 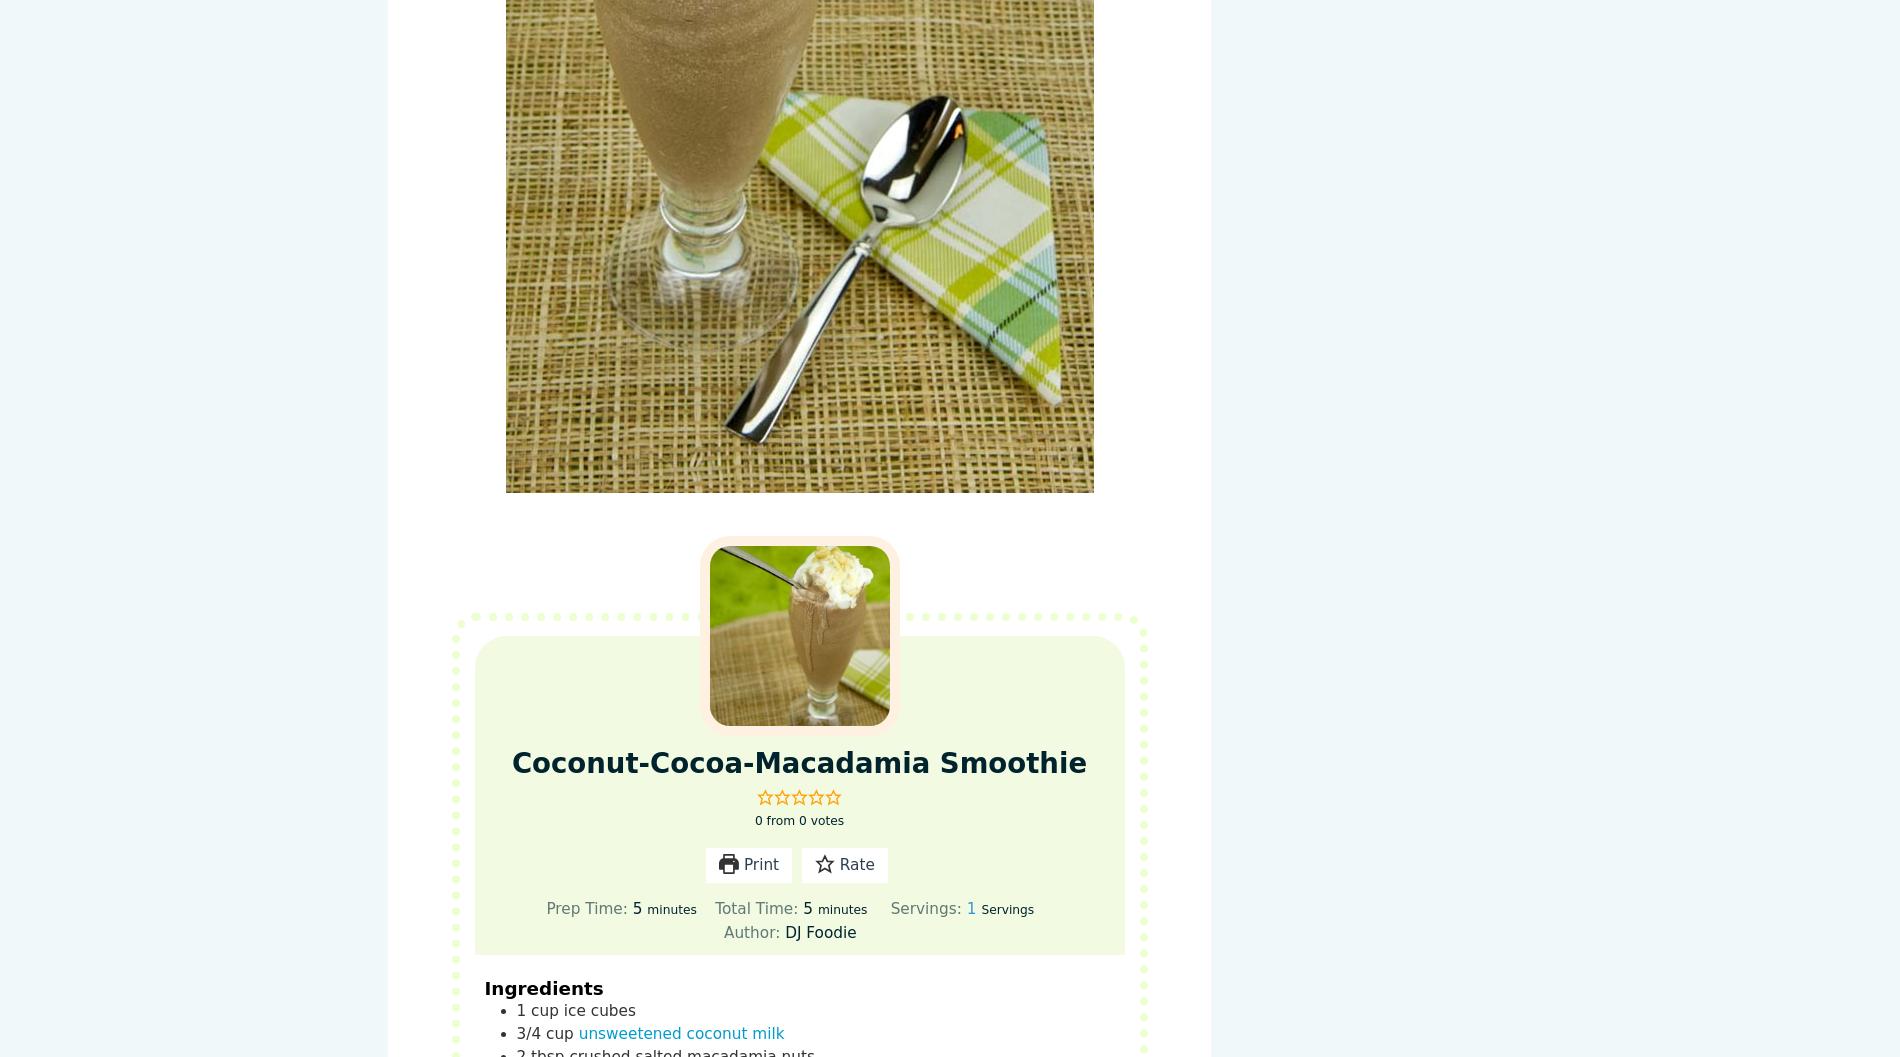 What do you see at coordinates (680, 1032) in the screenshot?
I see `'unsweetened coconut milk'` at bounding box center [680, 1032].